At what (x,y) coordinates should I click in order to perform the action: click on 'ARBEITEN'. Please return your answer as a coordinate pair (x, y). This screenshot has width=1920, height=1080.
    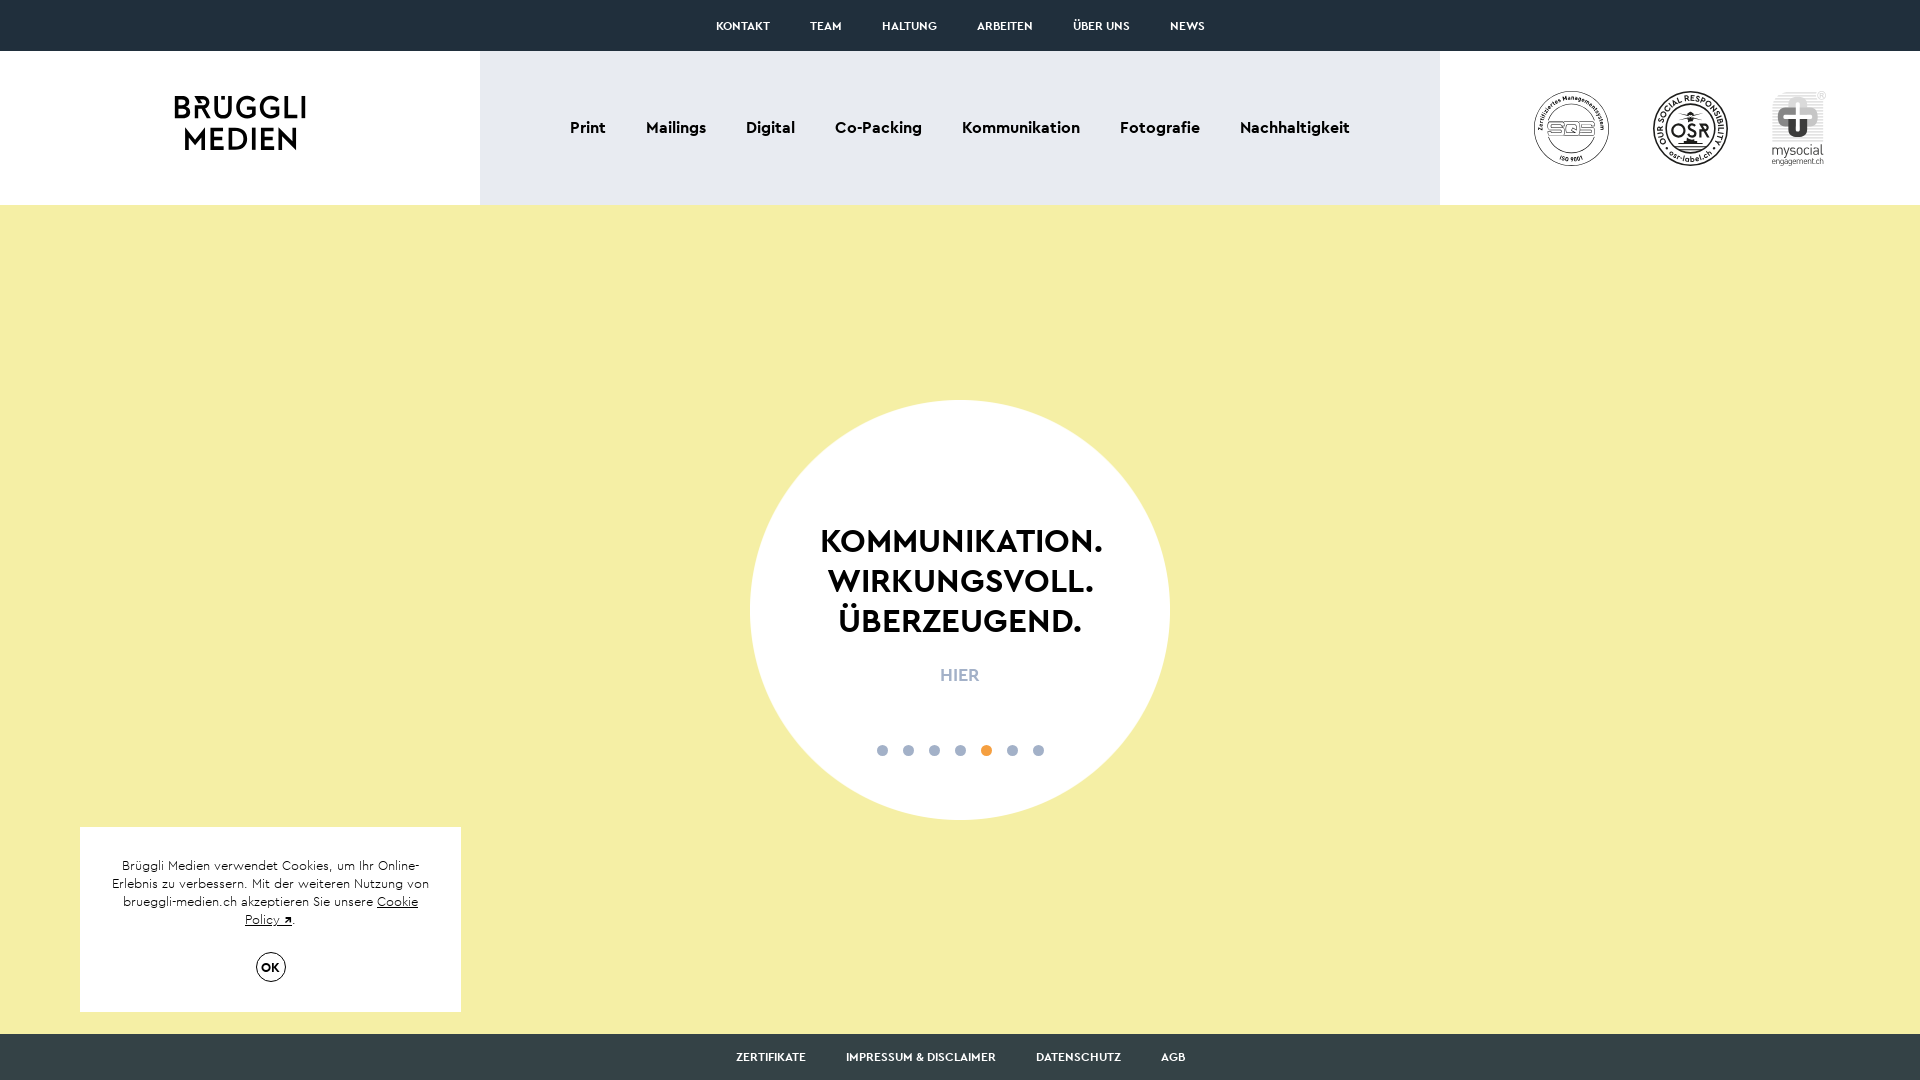
    Looking at the image, I should click on (1003, 26).